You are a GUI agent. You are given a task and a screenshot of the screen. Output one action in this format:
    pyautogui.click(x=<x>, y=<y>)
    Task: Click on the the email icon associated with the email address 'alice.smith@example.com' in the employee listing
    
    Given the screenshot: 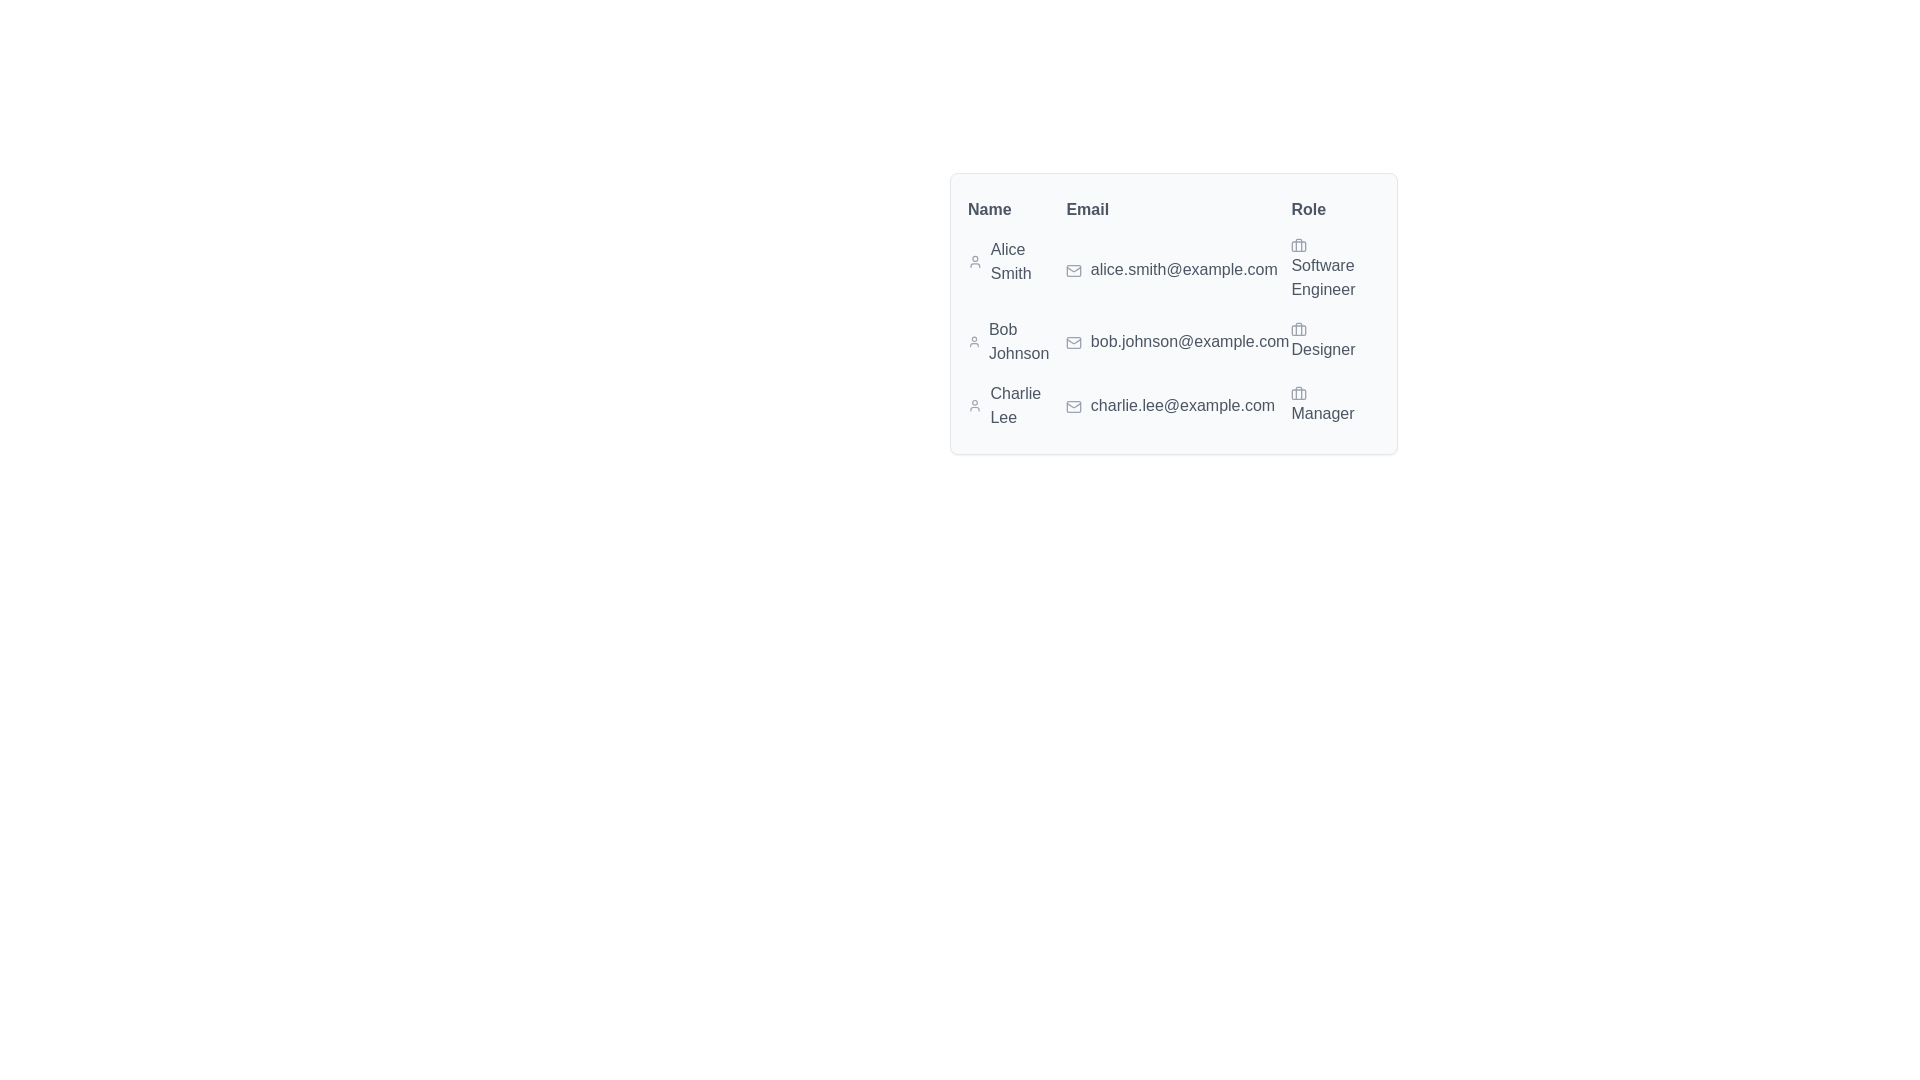 What is the action you would take?
    pyautogui.click(x=1073, y=270)
    